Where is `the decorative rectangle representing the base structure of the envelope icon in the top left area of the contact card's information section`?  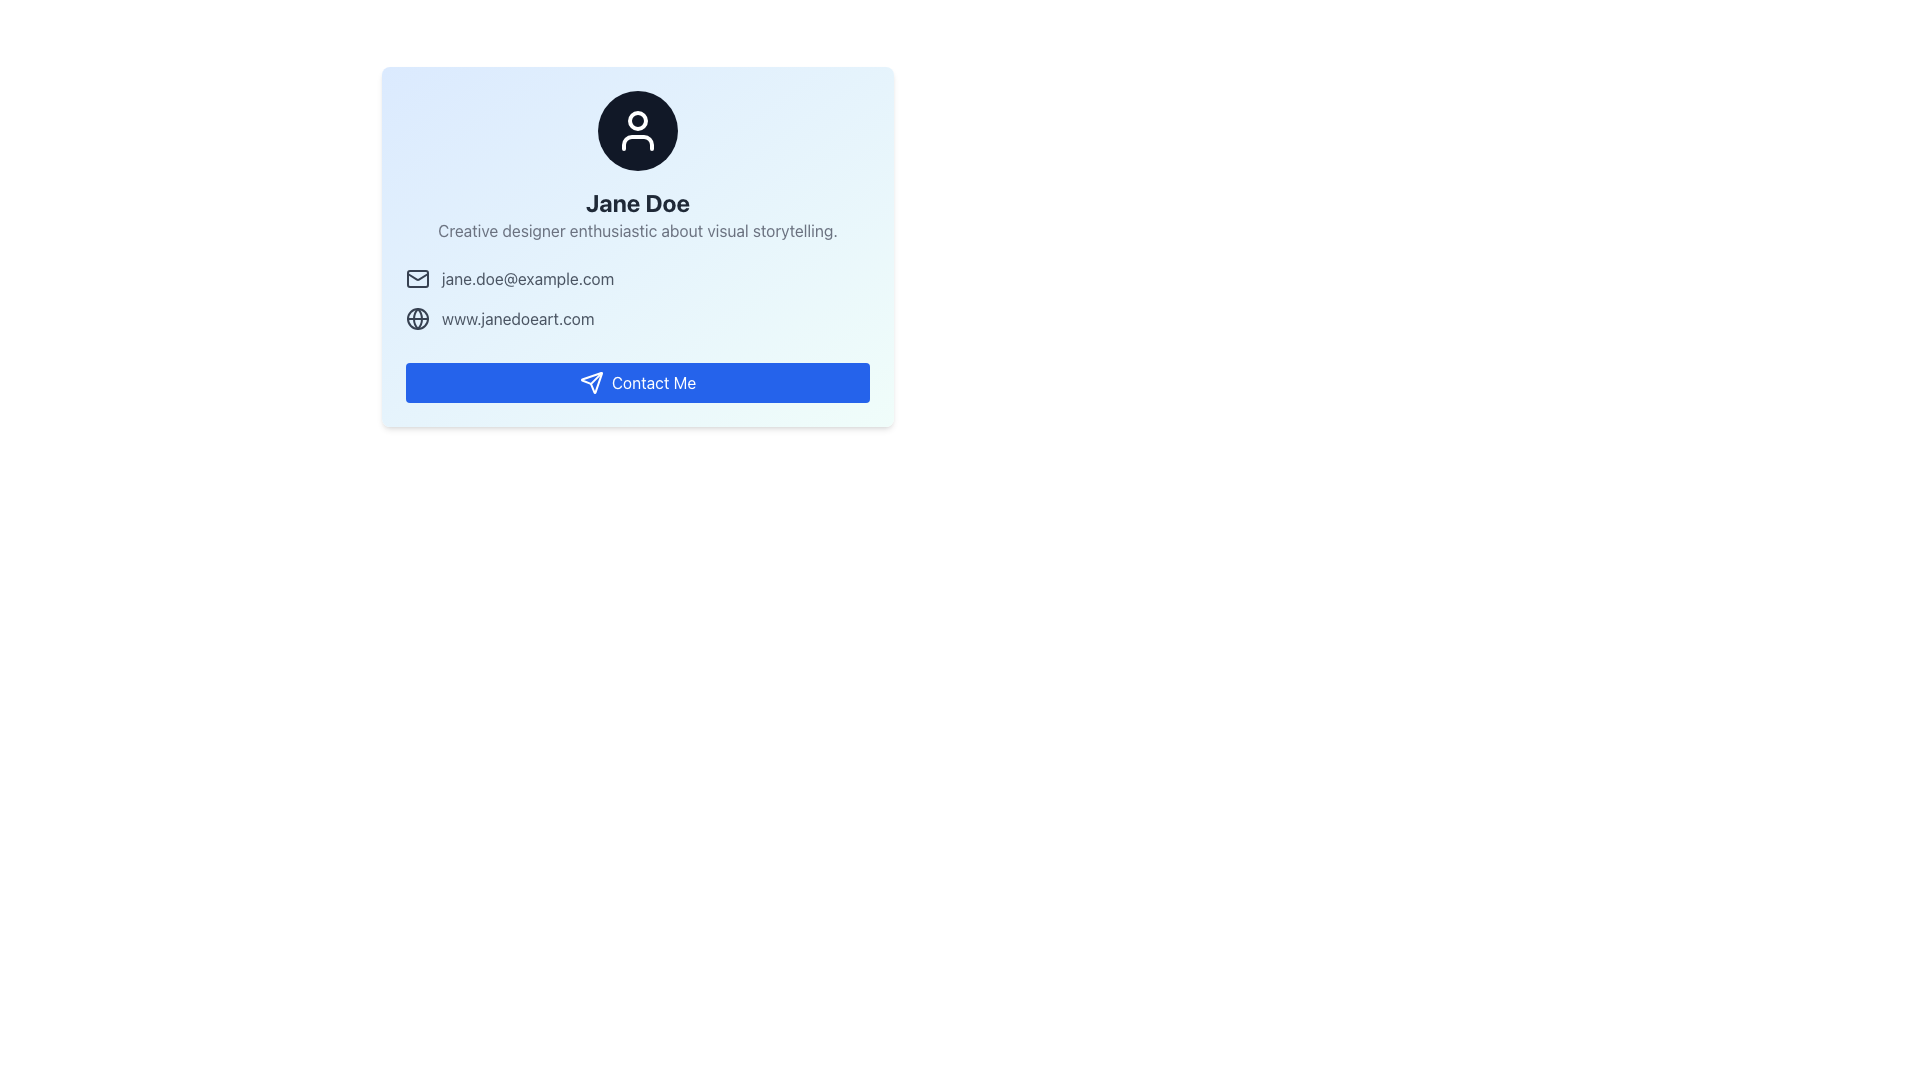 the decorative rectangle representing the base structure of the envelope icon in the top left area of the contact card's information section is located at coordinates (416, 278).